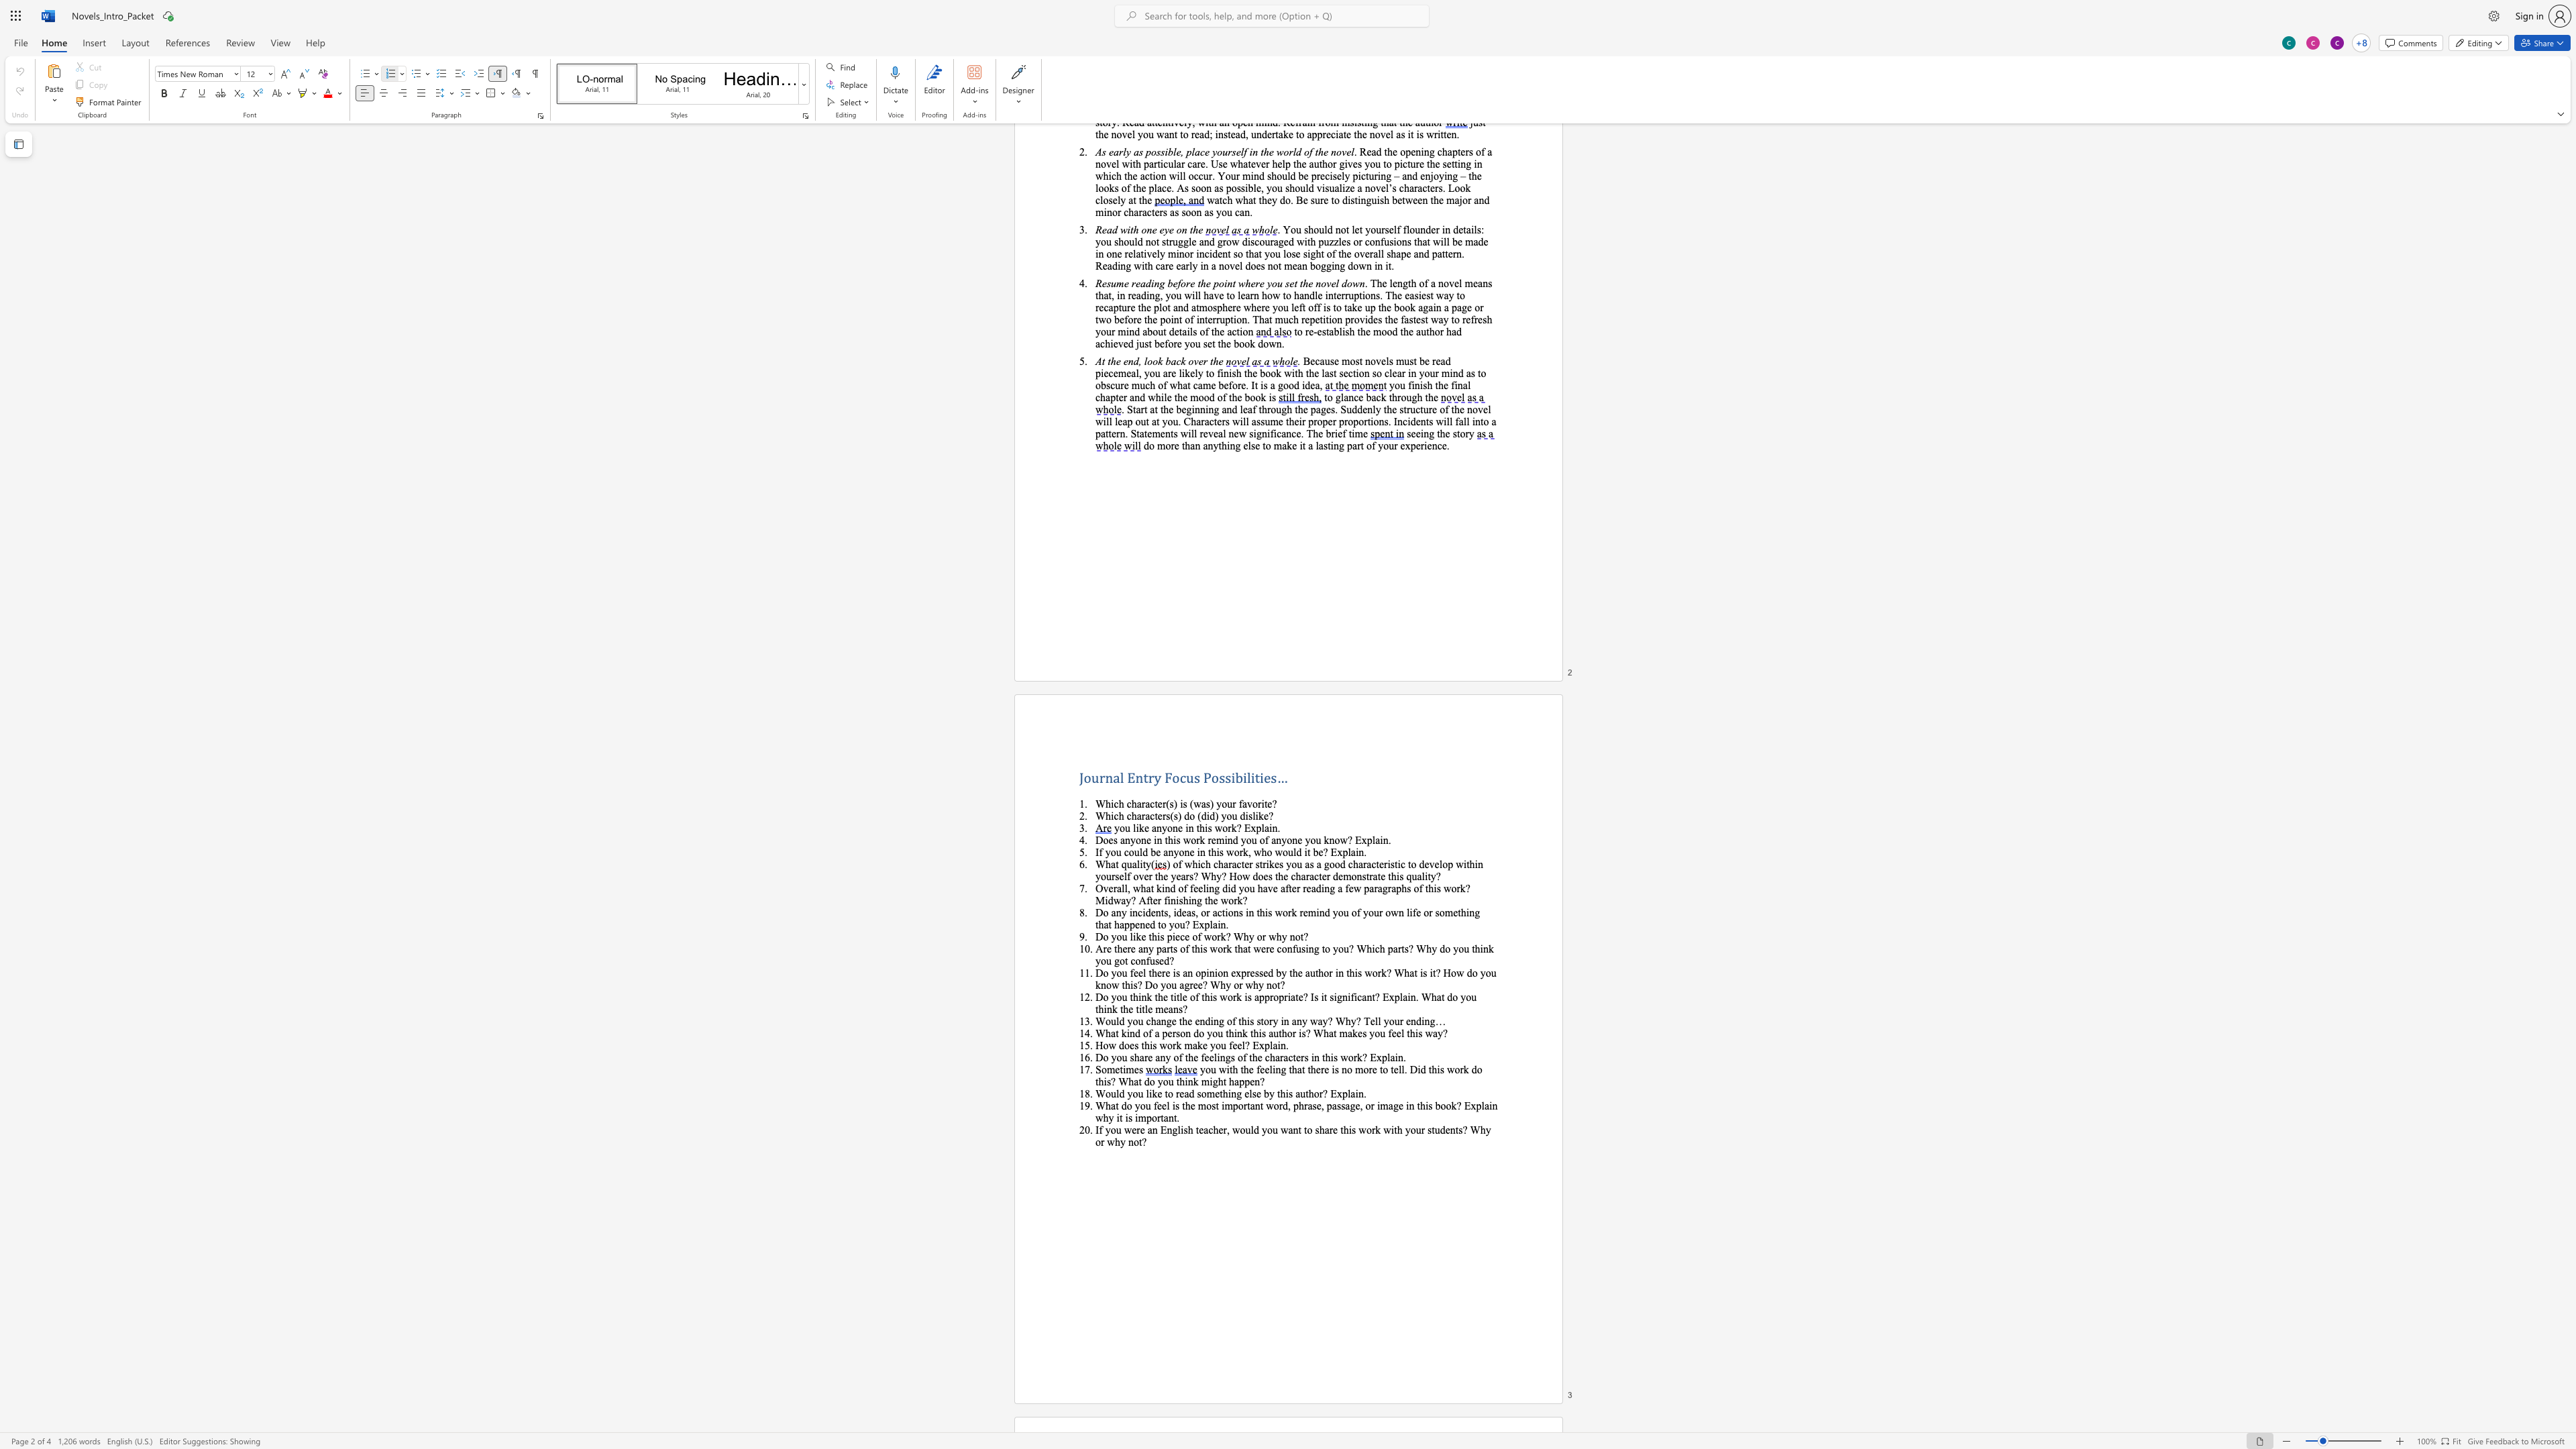 The width and height of the screenshot is (2576, 1449). What do you see at coordinates (1146, 948) in the screenshot?
I see `the space between the continuous character "n" and "y" in the text` at bounding box center [1146, 948].